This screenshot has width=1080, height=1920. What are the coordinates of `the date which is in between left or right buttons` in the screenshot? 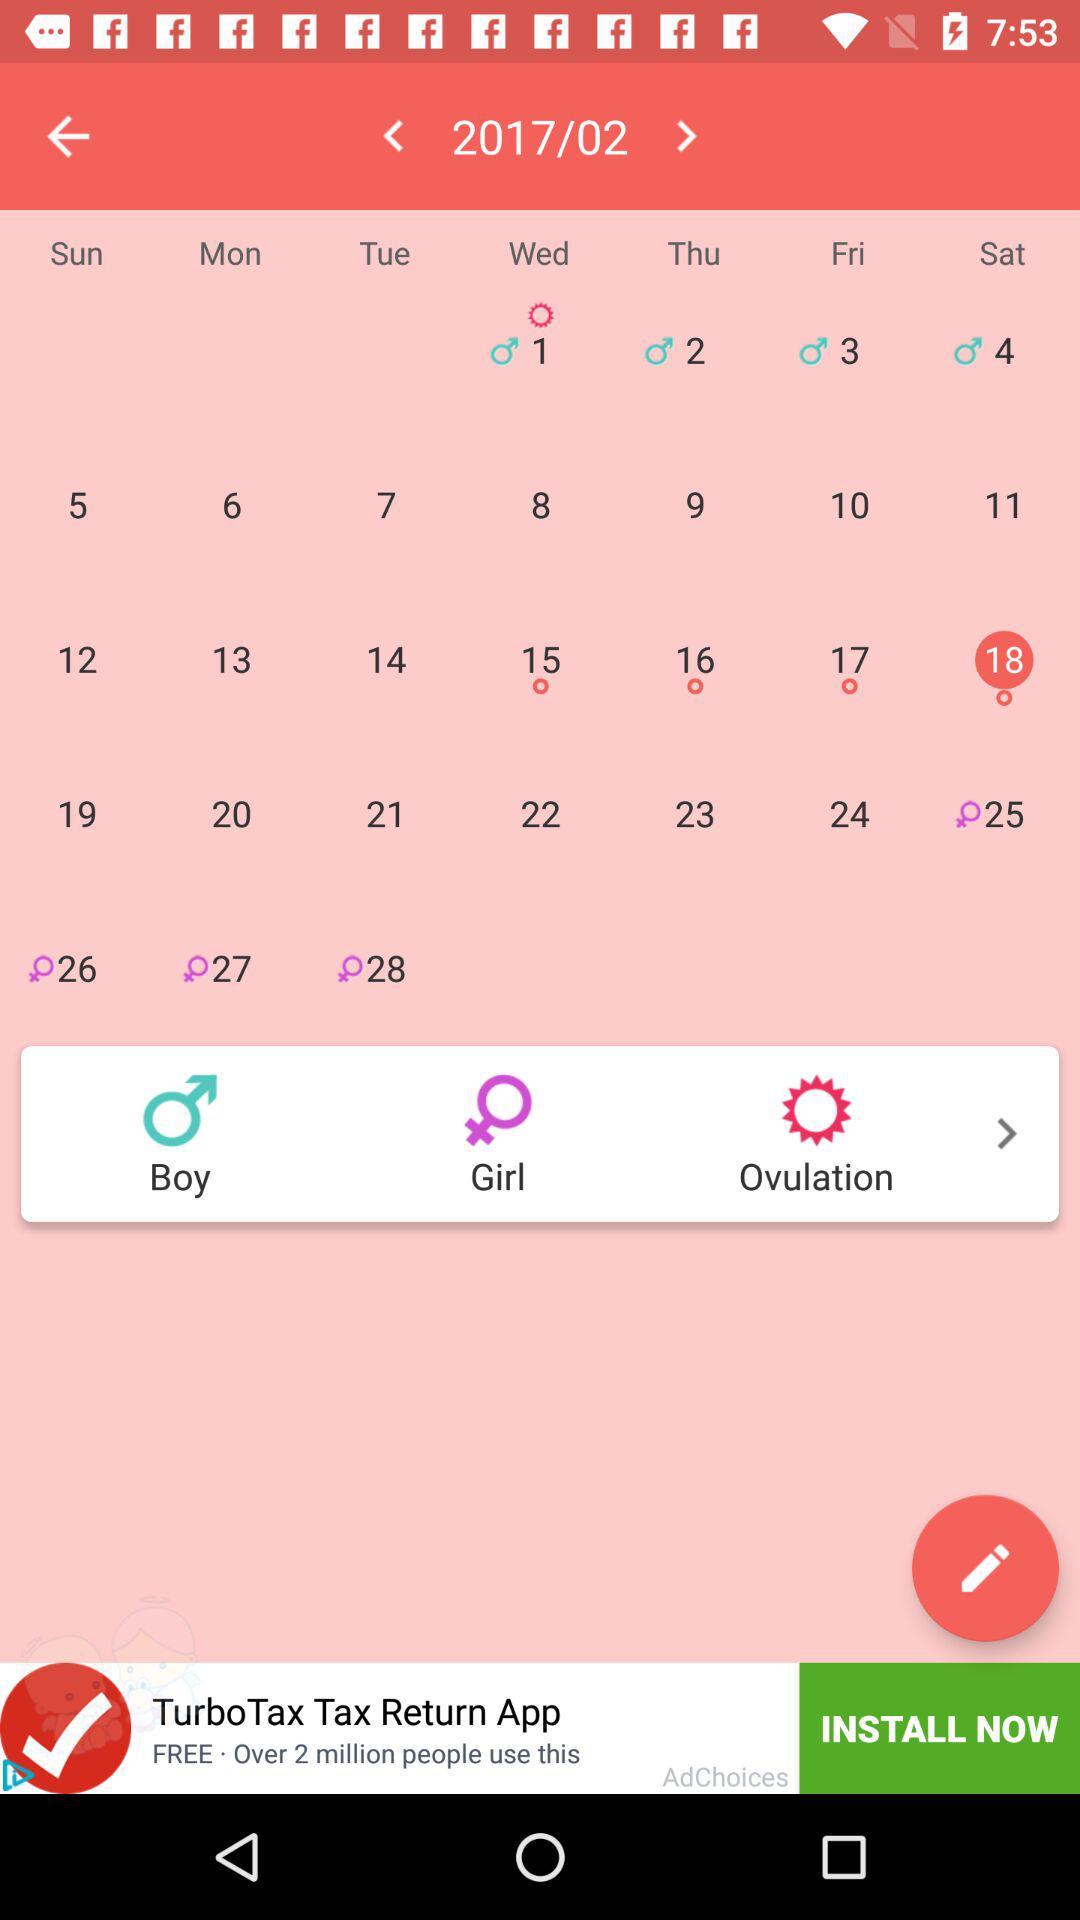 It's located at (540, 135).